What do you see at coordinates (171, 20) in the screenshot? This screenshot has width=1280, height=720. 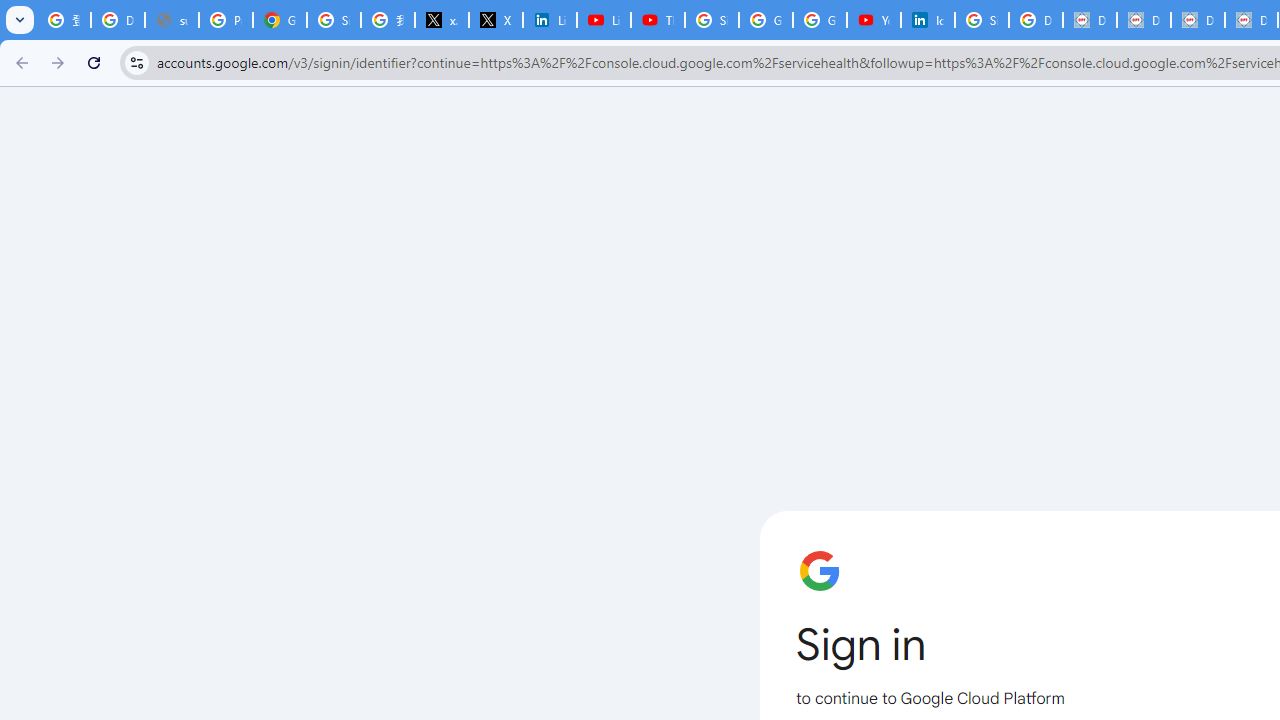 I see `'support.google.com - Network error'` at bounding box center [171, 20].